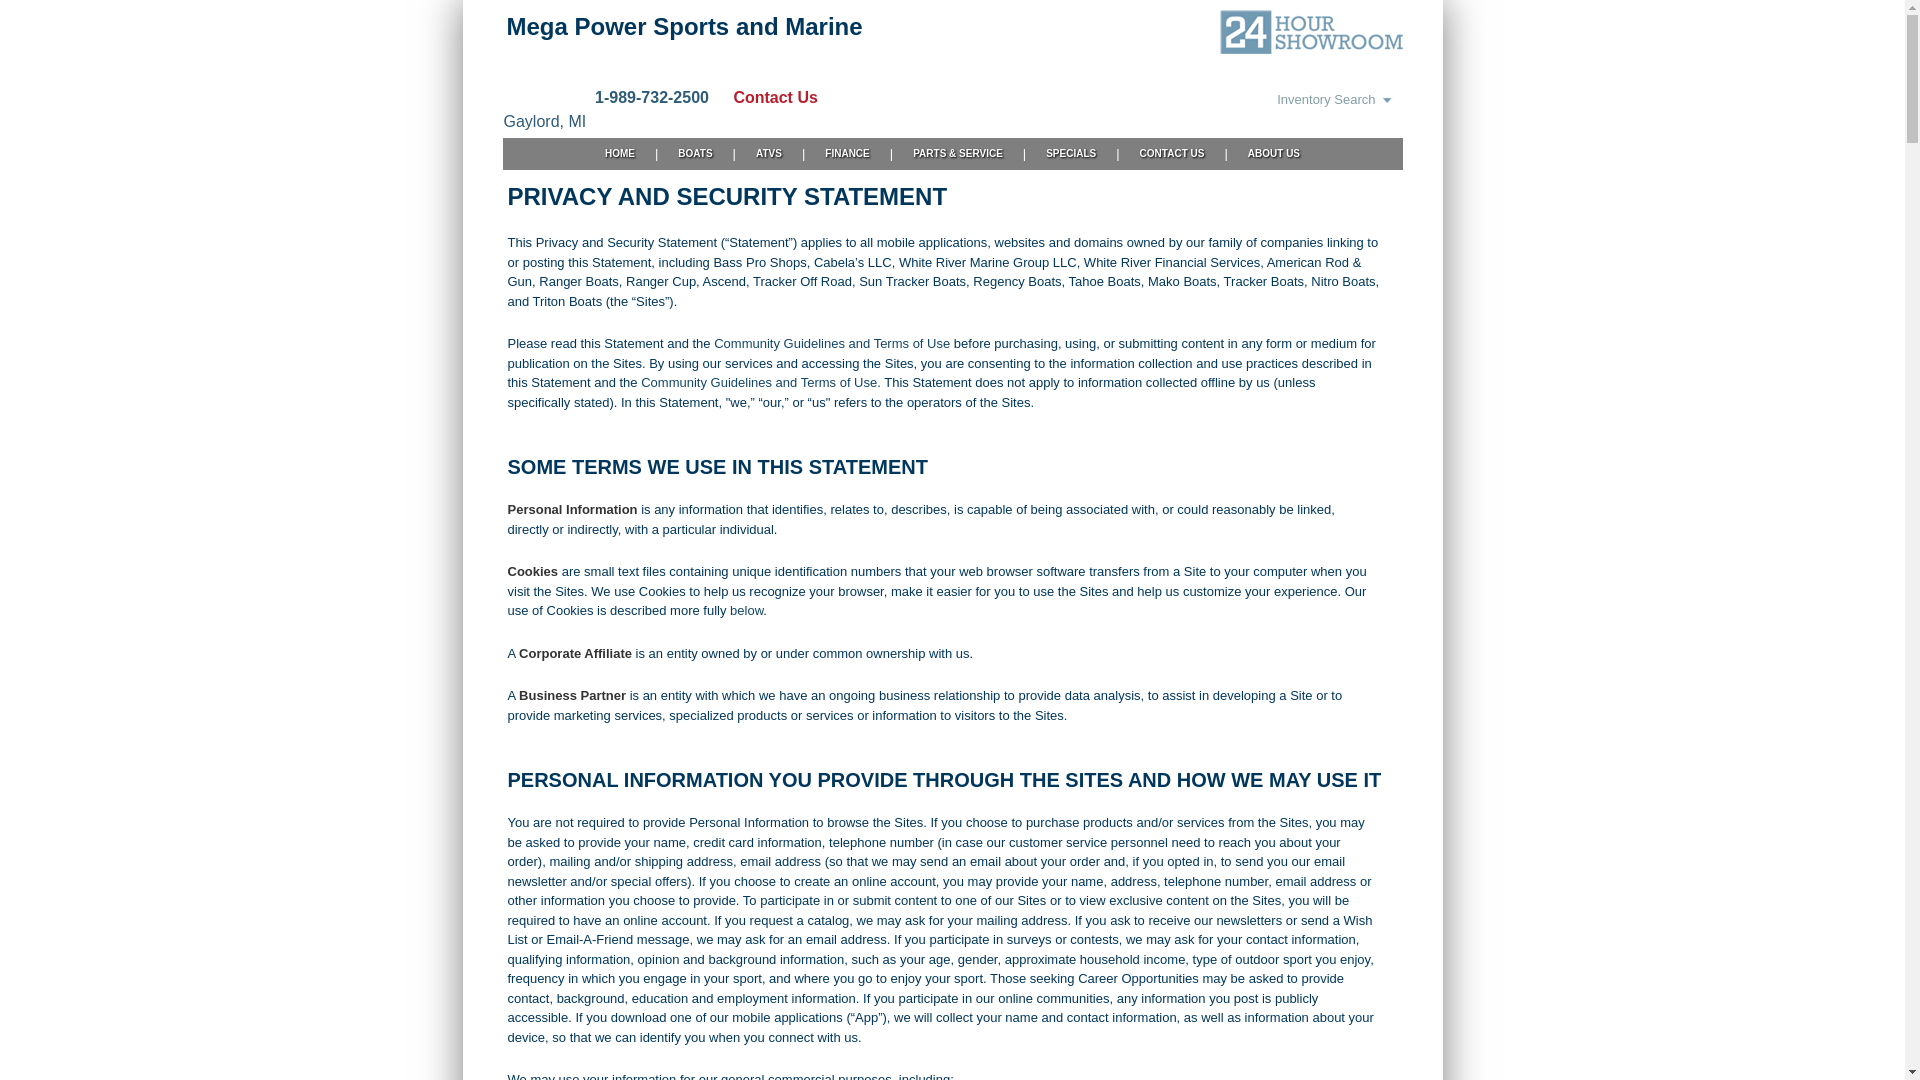 This screenshot has height=1080, width=1920. What do you see at coordinates (846, 153) in the screenshot?
I see `'FINANCE'` at bounding box center [846, 153].